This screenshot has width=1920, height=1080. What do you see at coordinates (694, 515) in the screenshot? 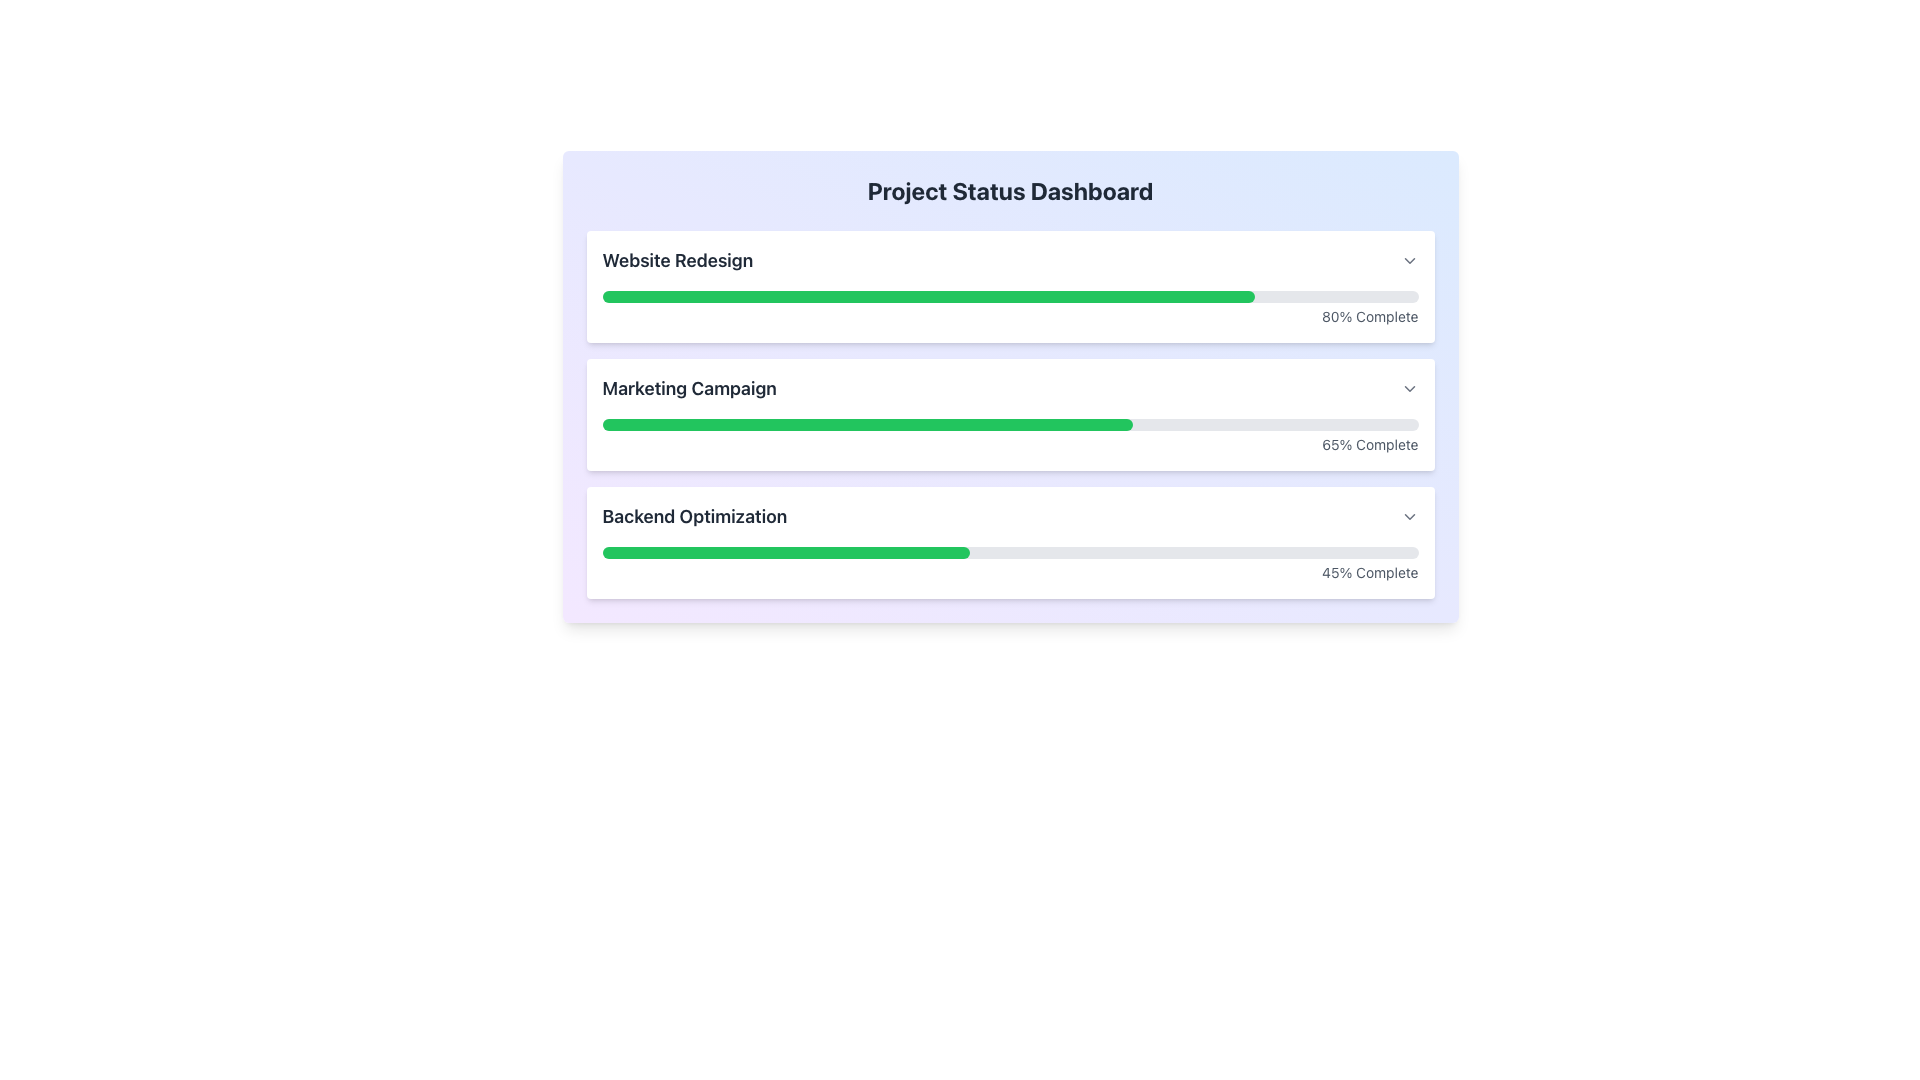
I see `the heading text label displaying 'Backend Optimization', which is styled with a larger font size, bold weight, and dark gray color, located in the third row of a vertically aligned list above a progress bar` at bounding box center [694, 515].